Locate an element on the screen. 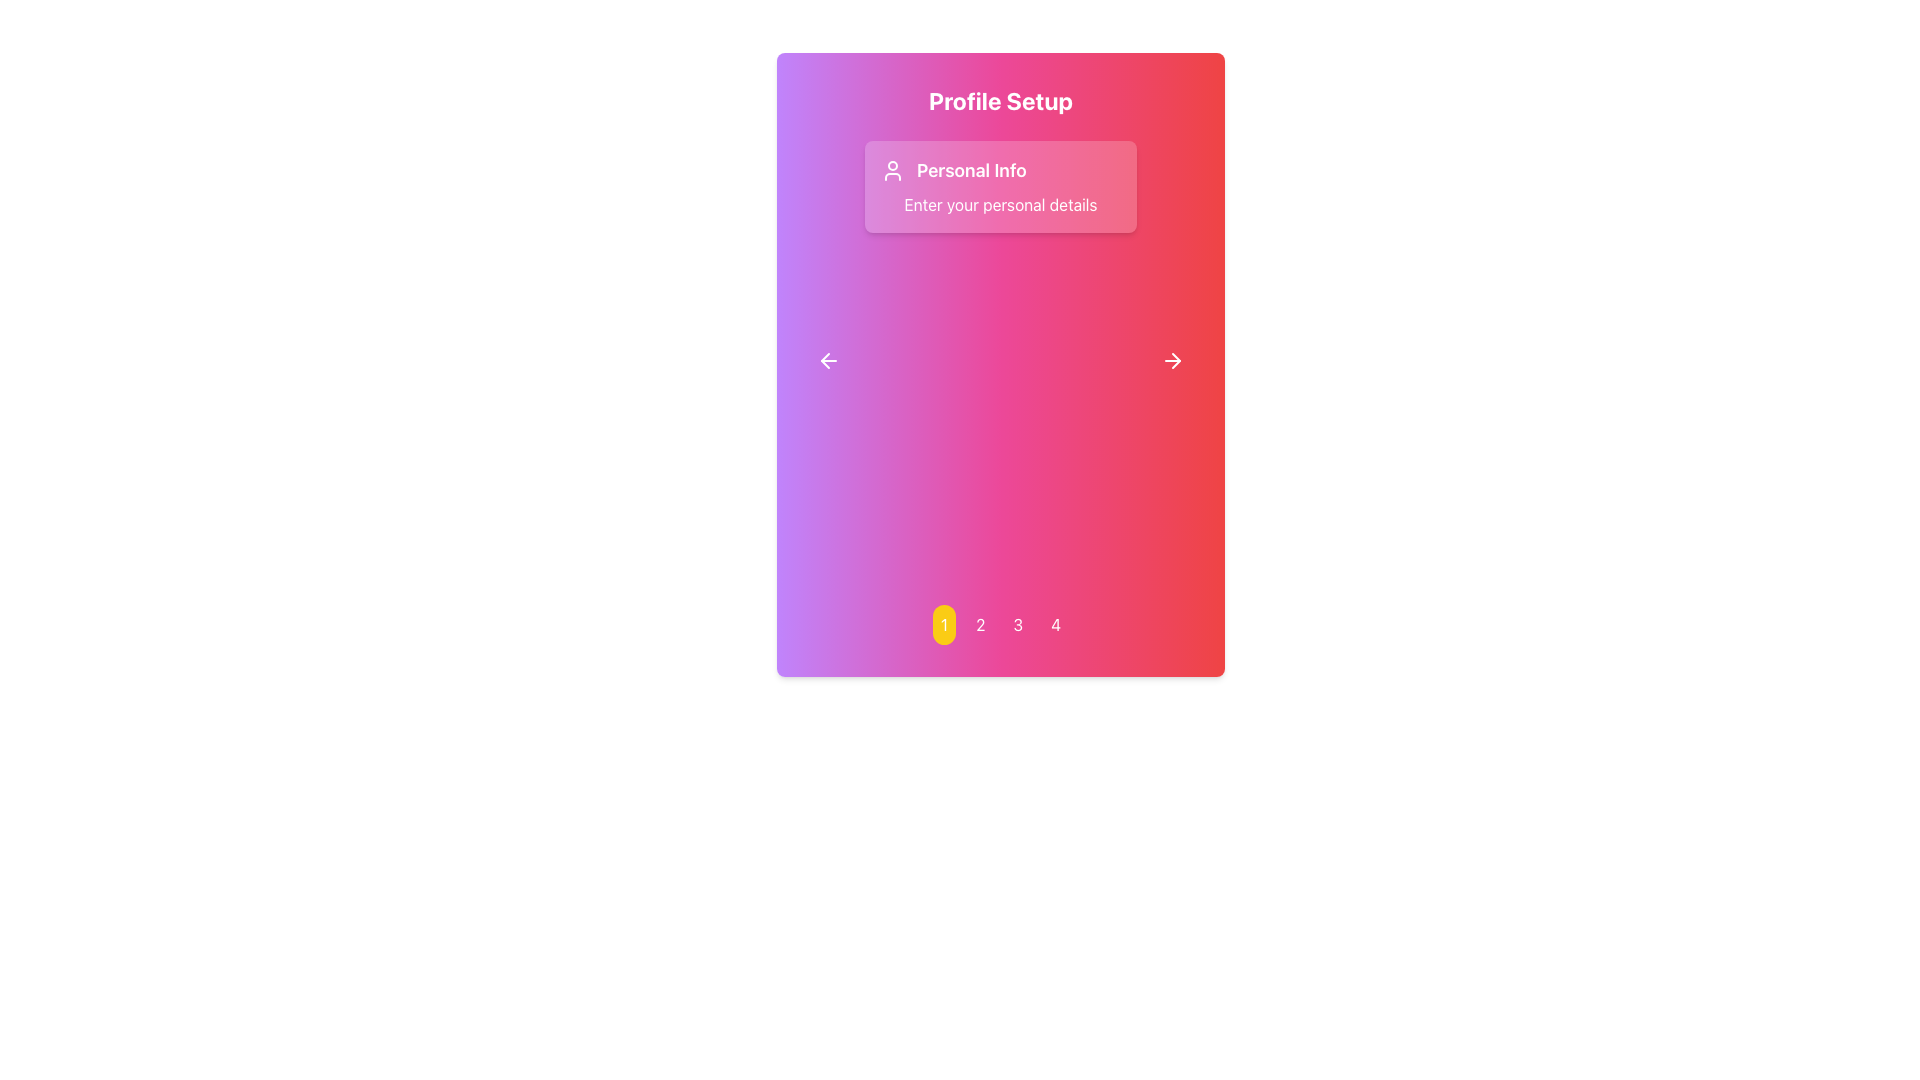 The height and width of the screenshot is (1080, 1920). the circular button displaying the number '3' is located at coordinates (1017, 623).